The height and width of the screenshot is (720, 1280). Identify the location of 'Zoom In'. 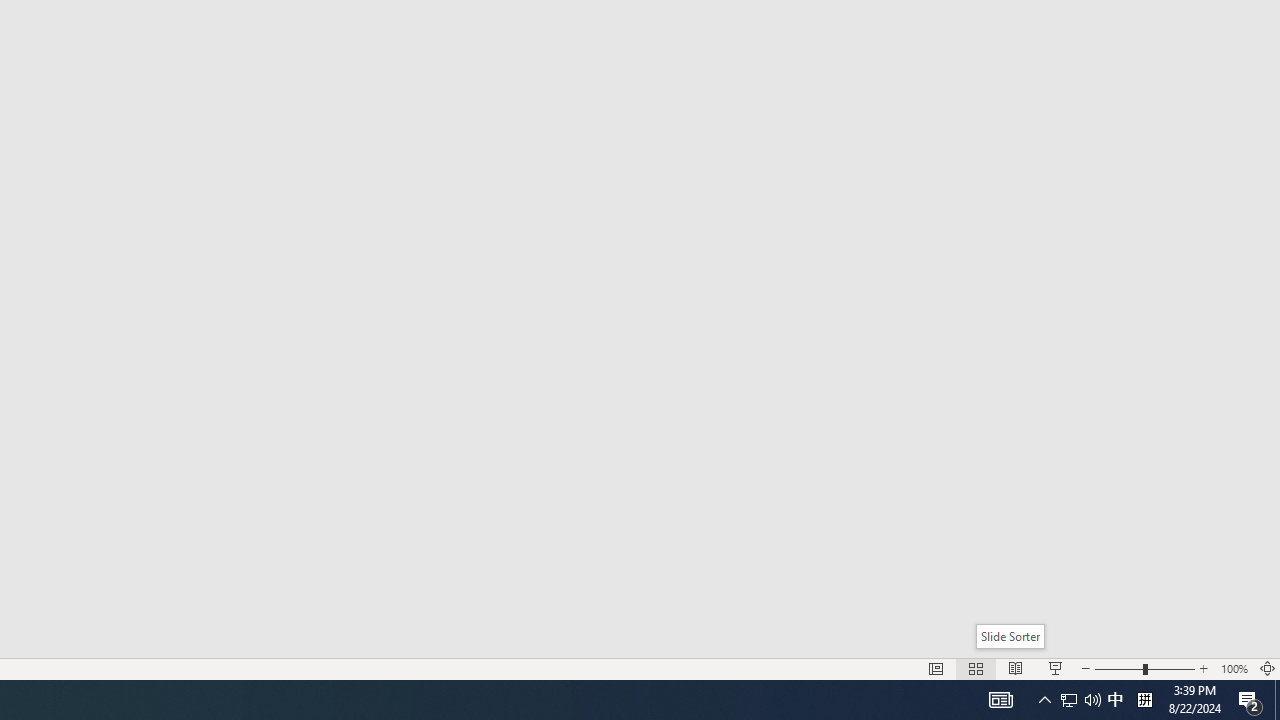
(1203, 669).